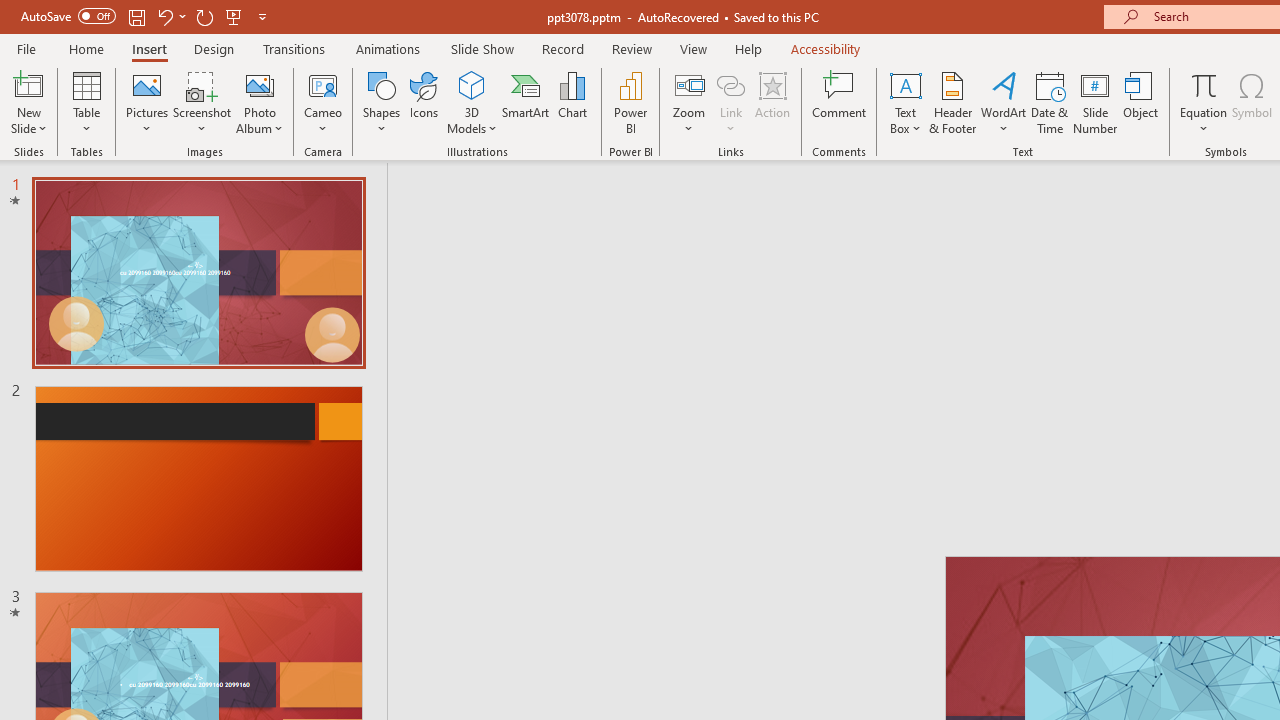 Image resolution: width=1280 pixels, height=720 pixels. What do you see at coordinates (86, 103) in the screenshot?
I see `'Table'` at bounding box center [86, 103].